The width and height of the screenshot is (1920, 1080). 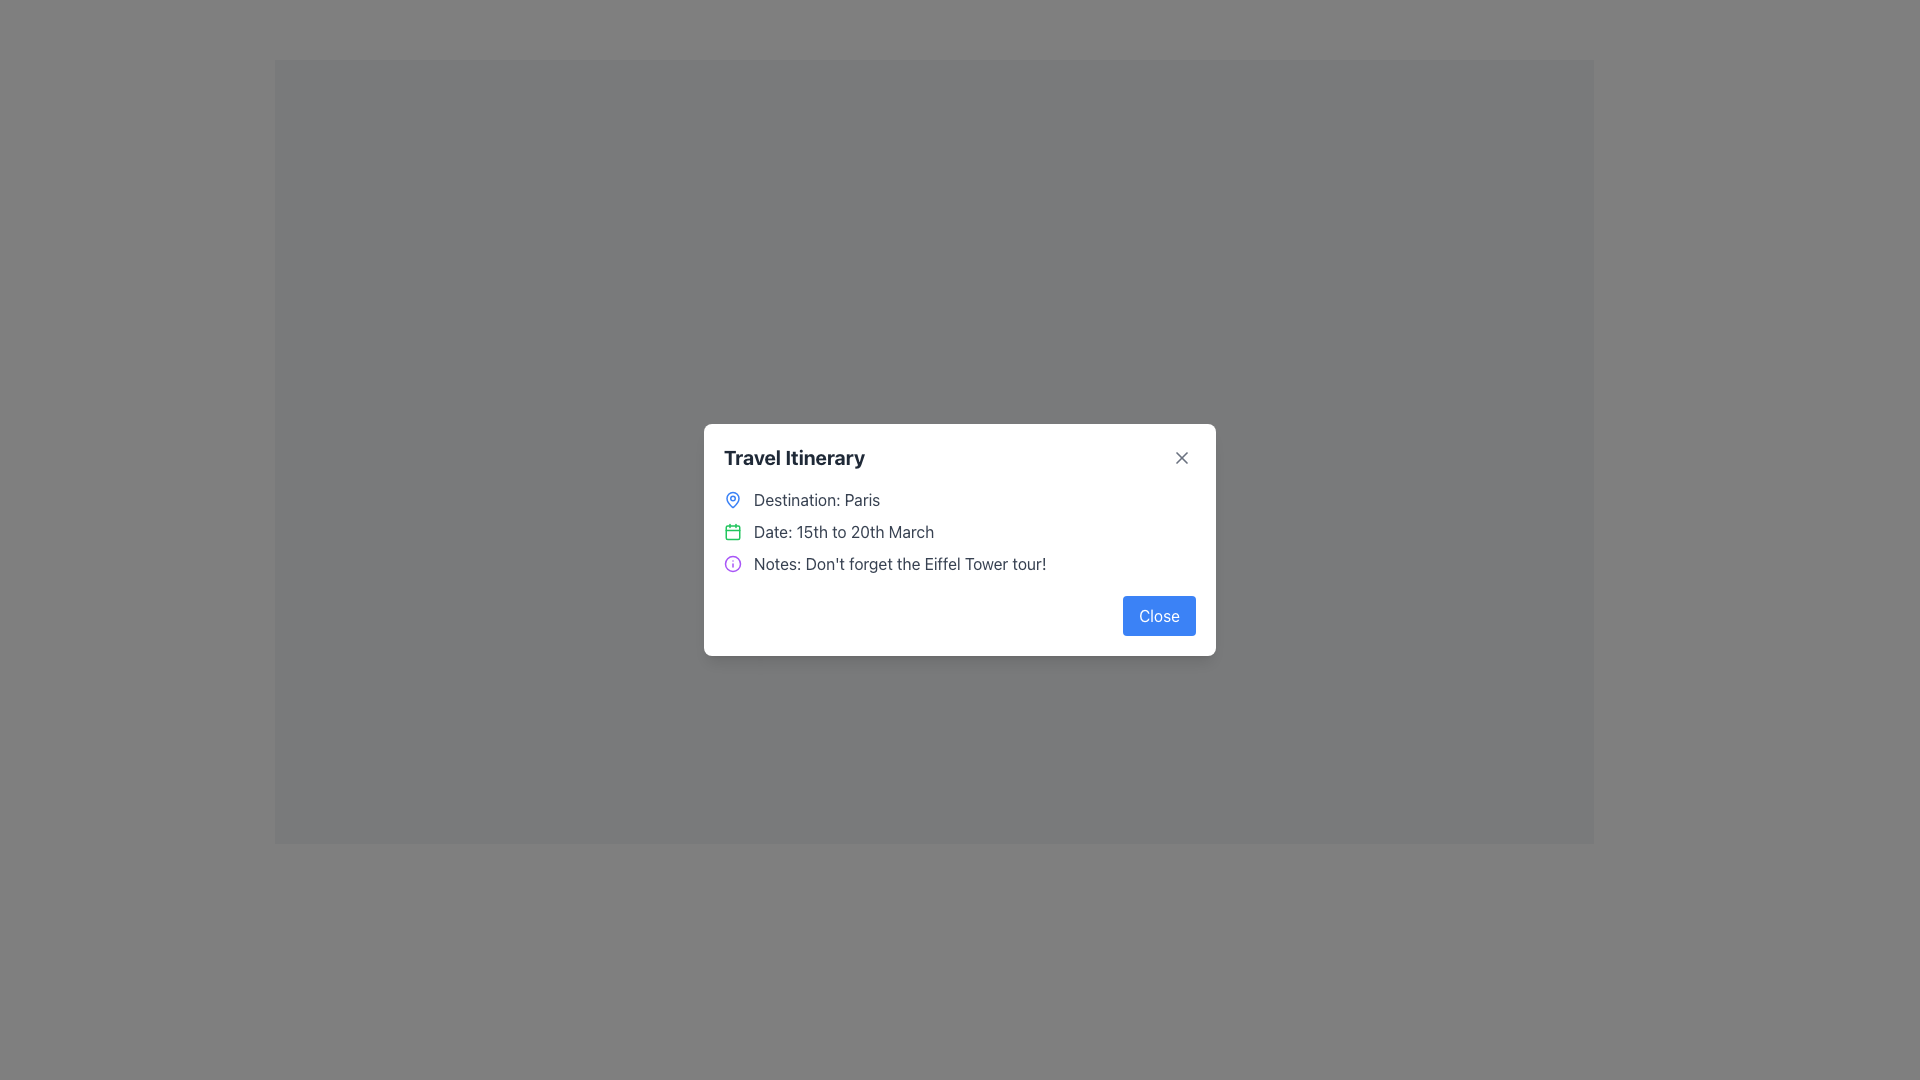 I want to click on the travel date text label, which is positioned below the 'Destination: Paris' and above the 'Notes: Don't forget the Eiffel Tower tour!' text in the dialog box, so click(x=844, y=531).